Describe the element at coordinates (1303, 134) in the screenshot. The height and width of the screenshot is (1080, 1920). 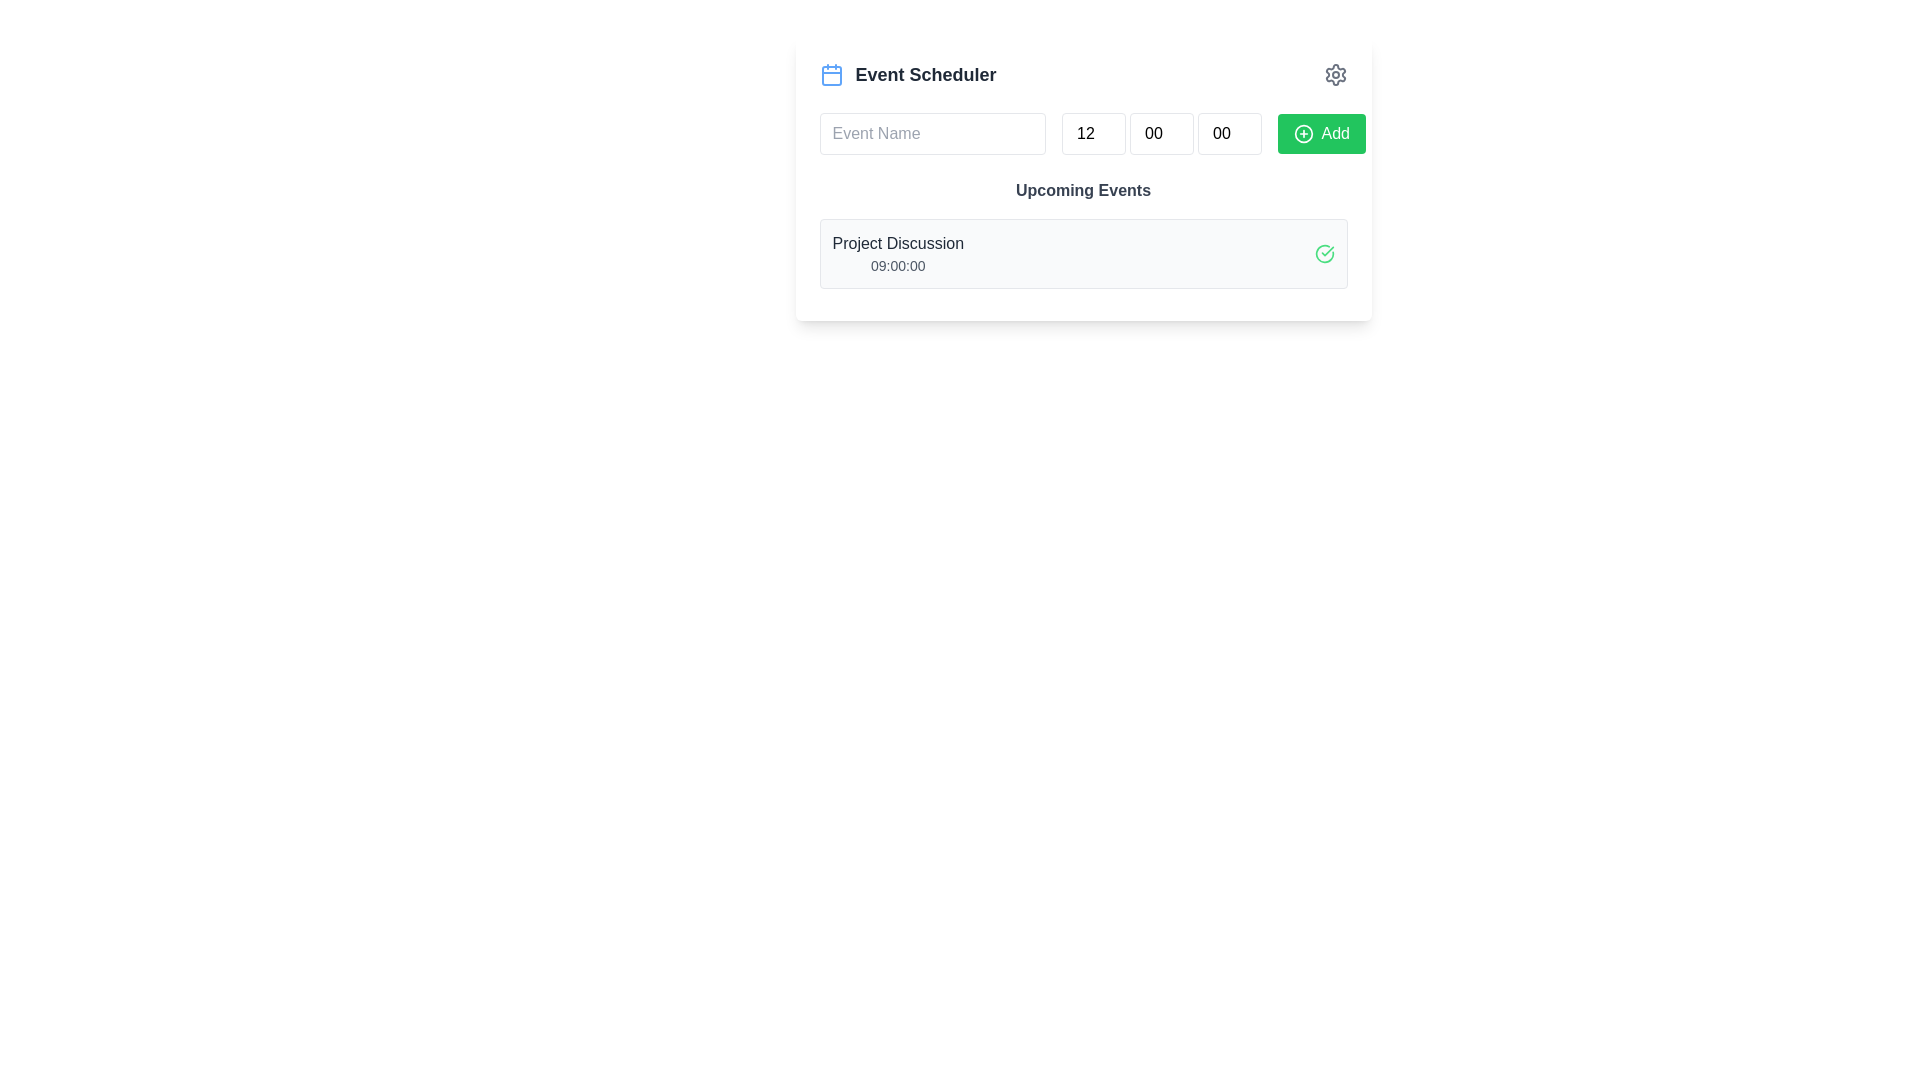
I see `the circular SVG graphical element that defines the outer boundary of the interactive button labeled 'Add' located at the top-right corner of the interface` at that location.